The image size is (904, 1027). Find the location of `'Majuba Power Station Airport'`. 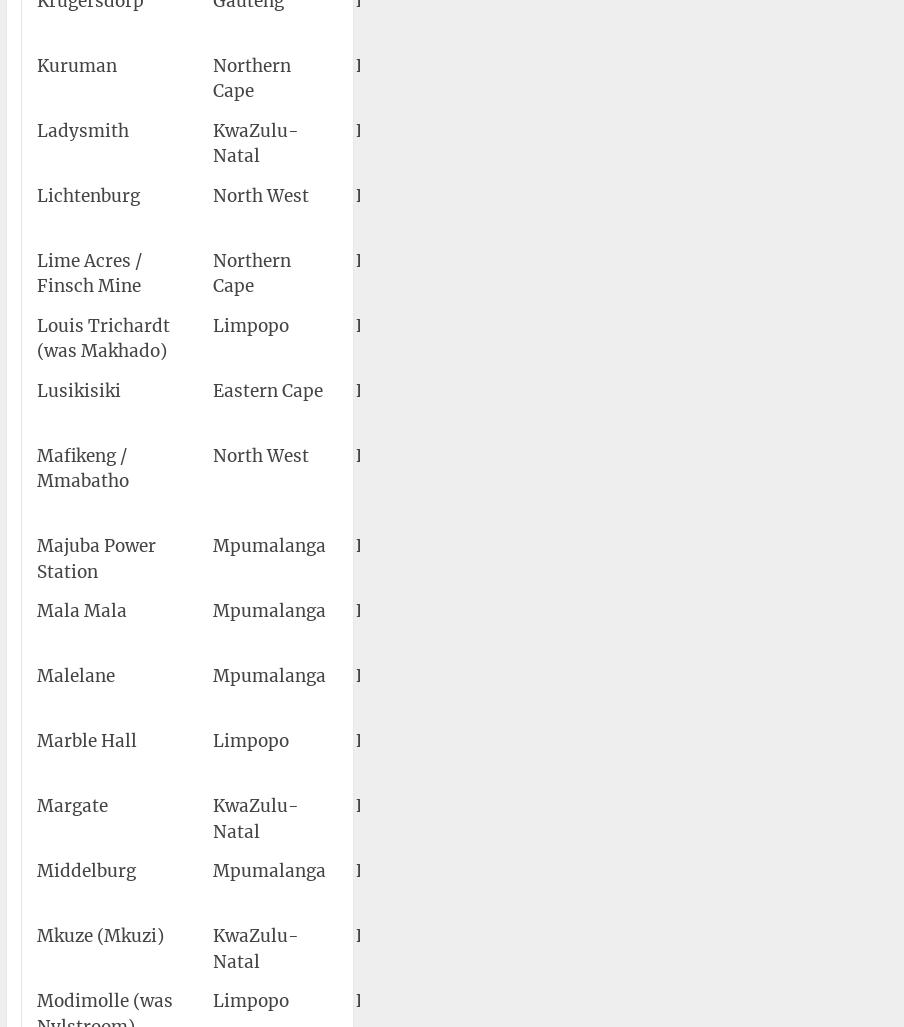

'Majuba Power Station Airport' is located at coordinates (516, 557).